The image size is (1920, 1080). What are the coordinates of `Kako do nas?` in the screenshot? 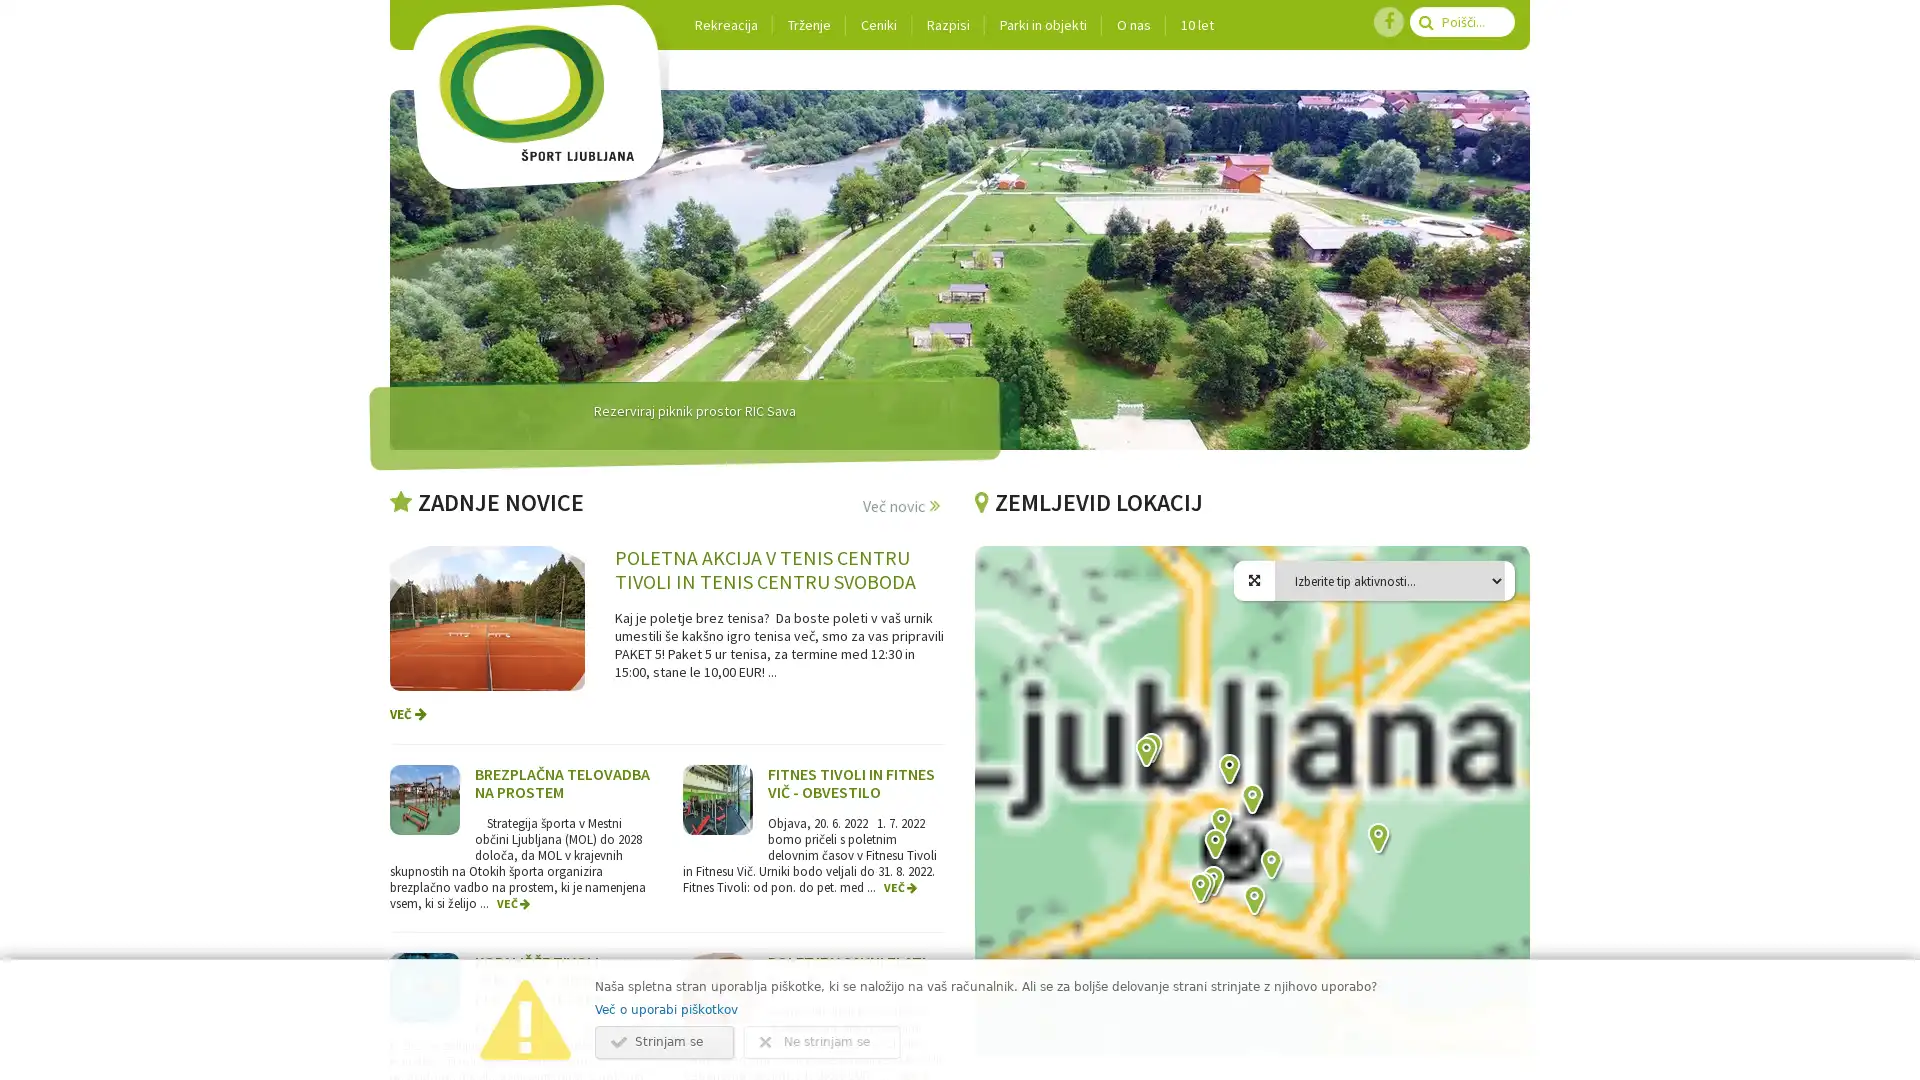 It's located at (1219, 825).